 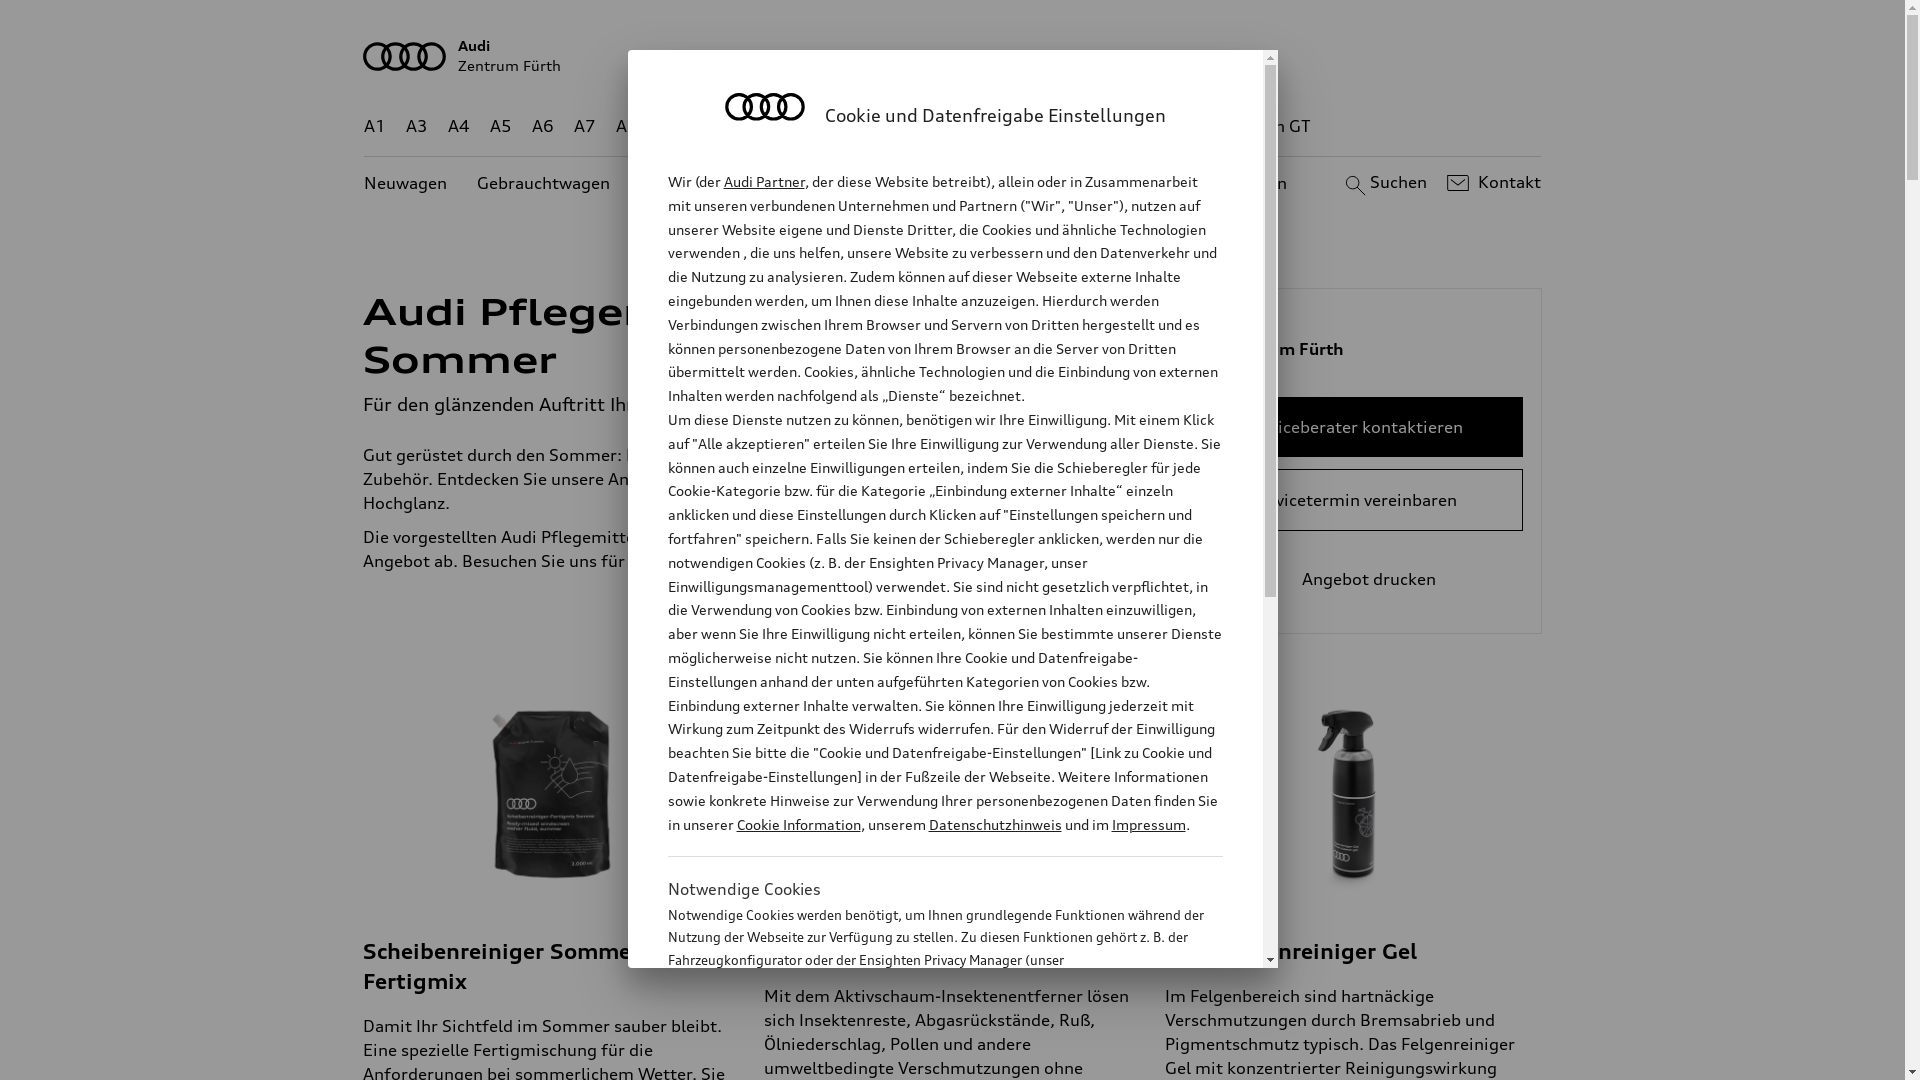 I want to click on 'Q4 e-tron', so click(x=743, y=126).